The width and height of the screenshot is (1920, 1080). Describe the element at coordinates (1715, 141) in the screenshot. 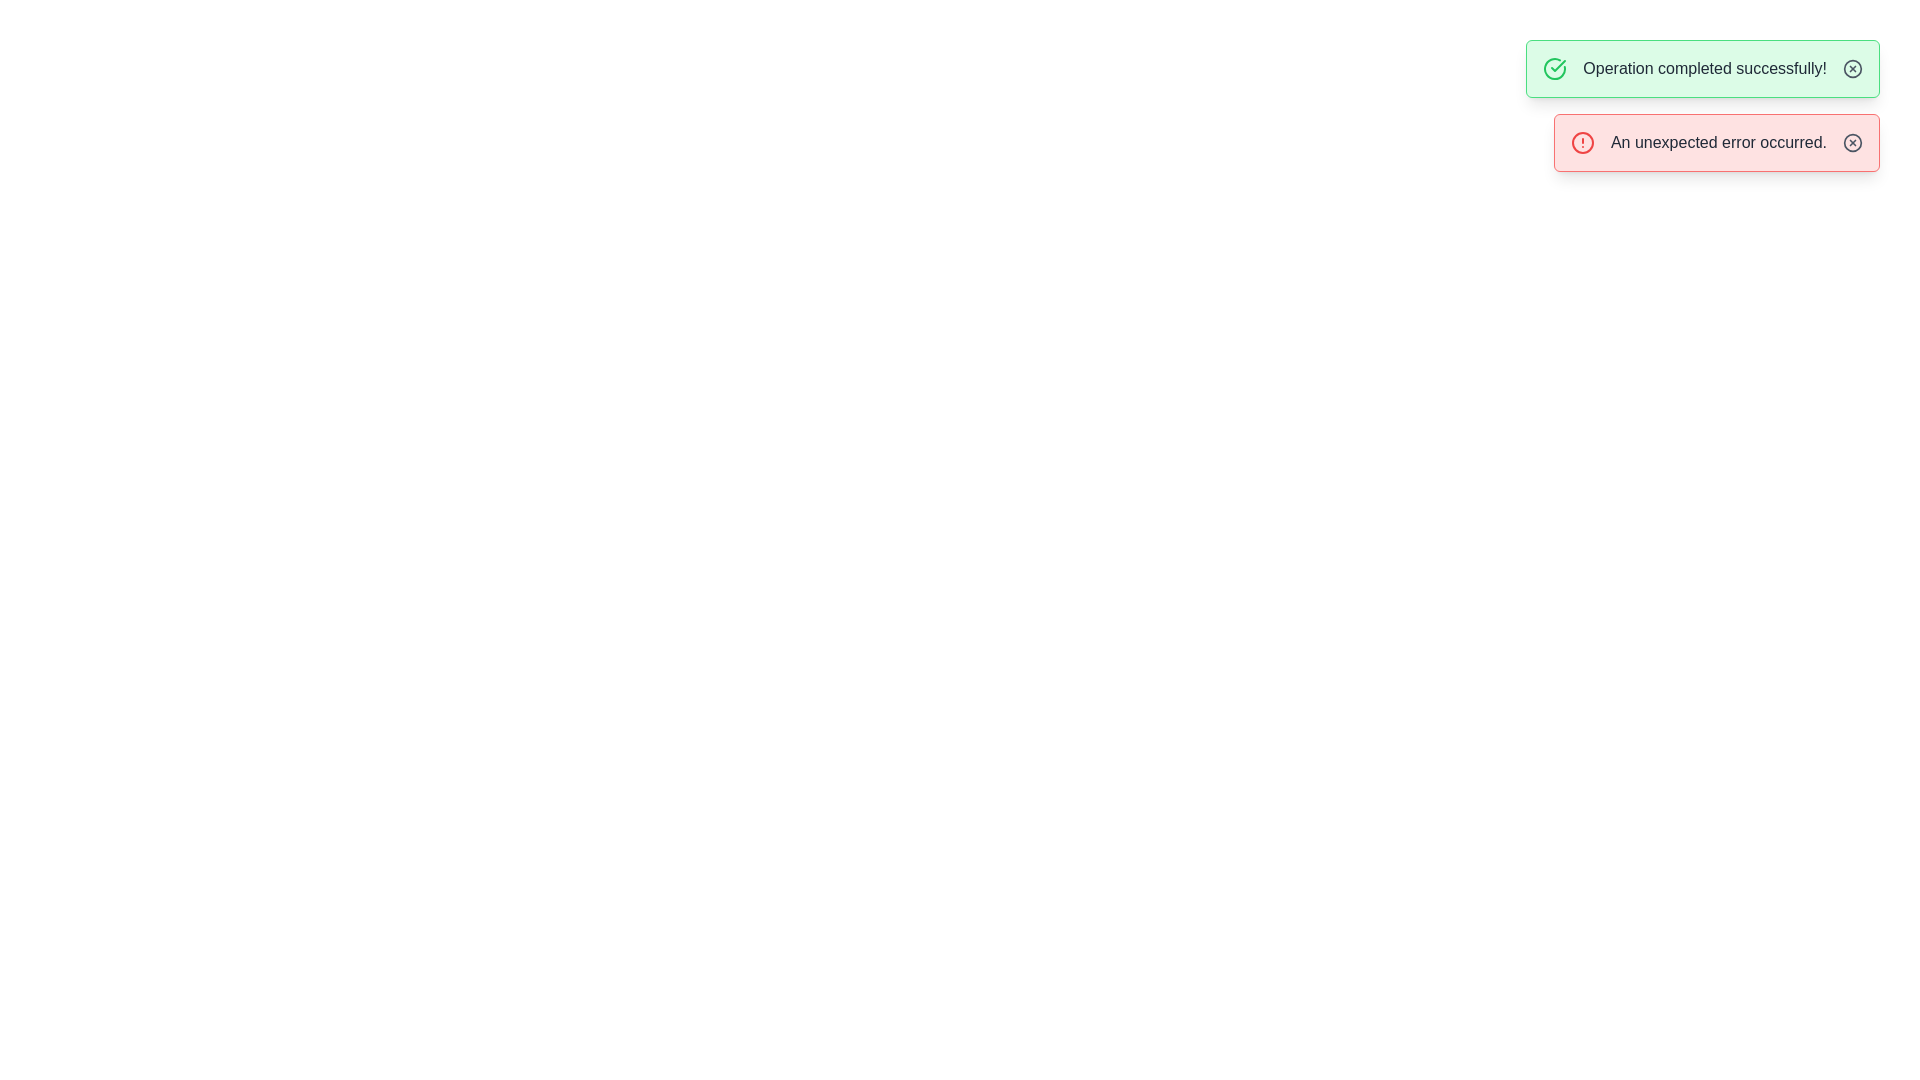

I see `the notification alert box with a red border and pale pink background that contains the message 'An unexpected error occurred.'` at that location.